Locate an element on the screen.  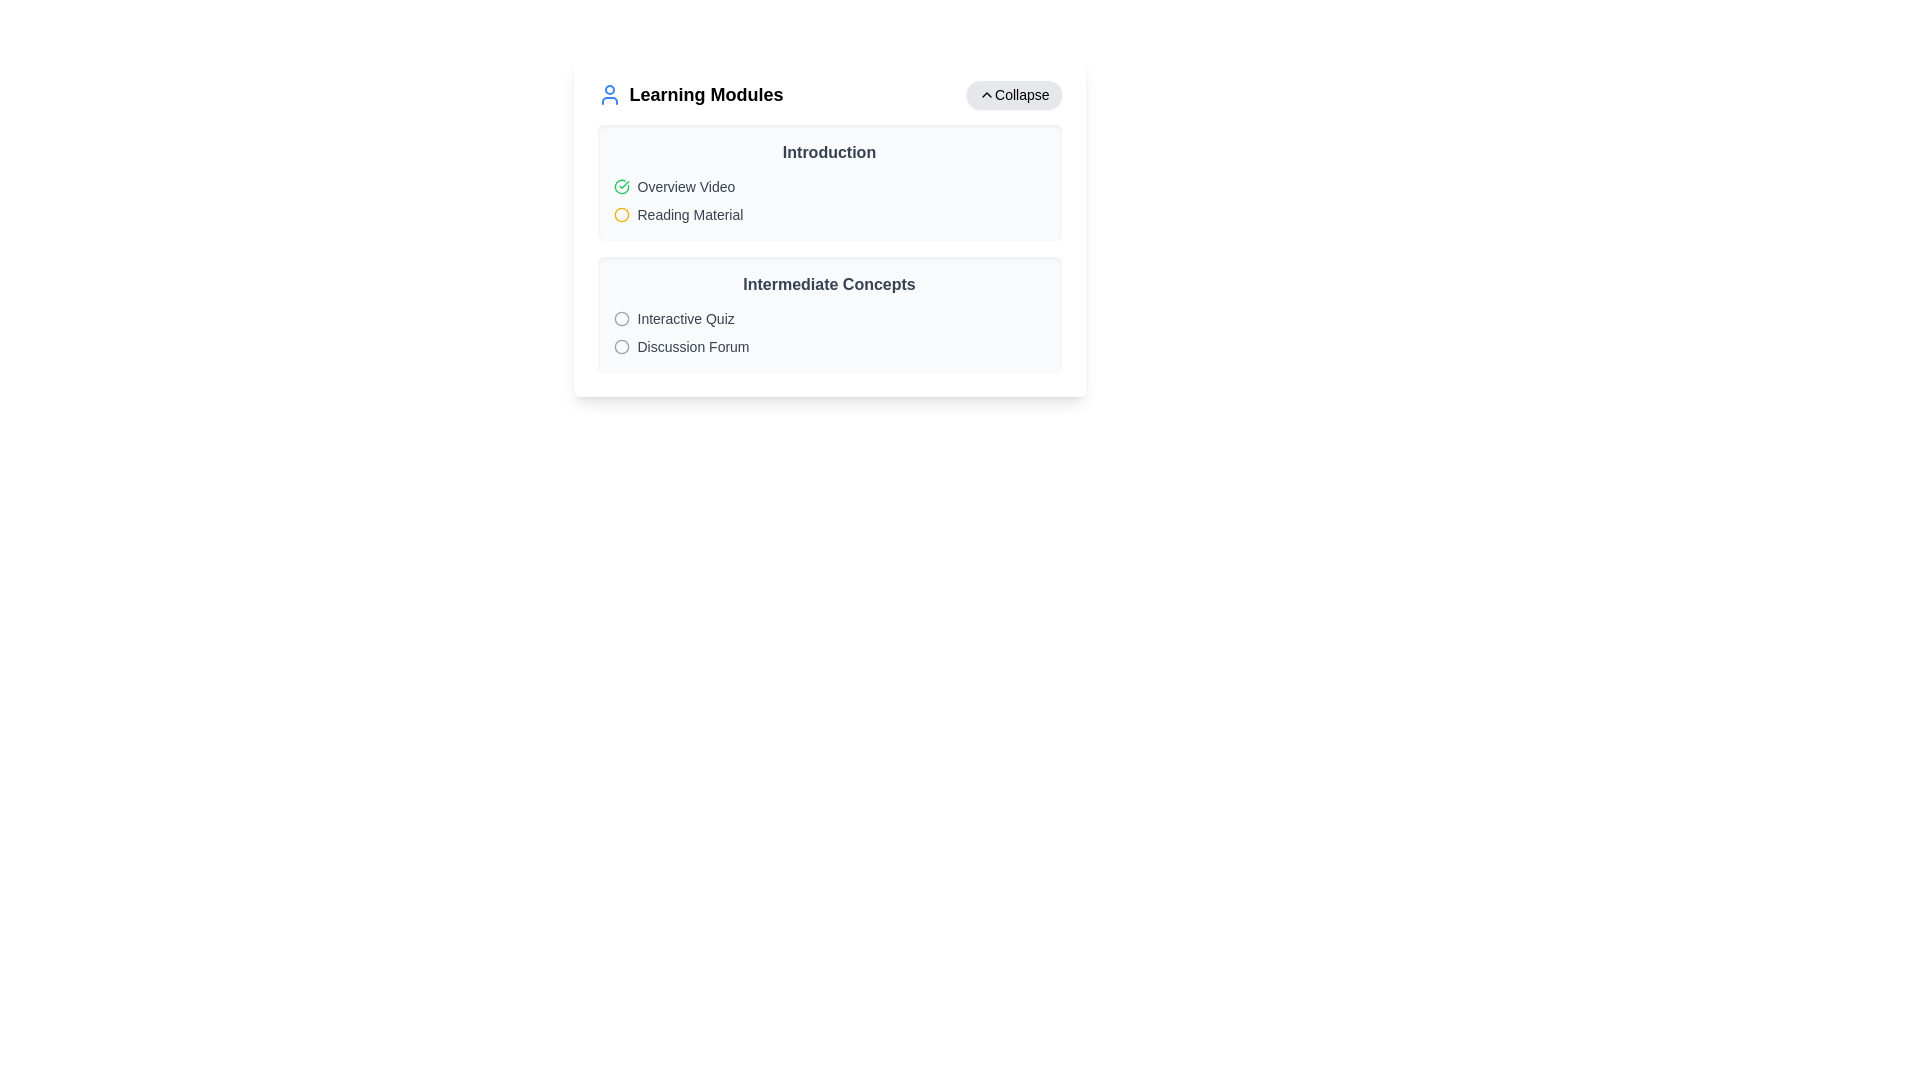
the 'Reading Material' text label located in the 'Introduction' section, which is positioned directly below the 'Overview Video' item and accompanied by a yellow circular icon is located at coordinates (690, 215).